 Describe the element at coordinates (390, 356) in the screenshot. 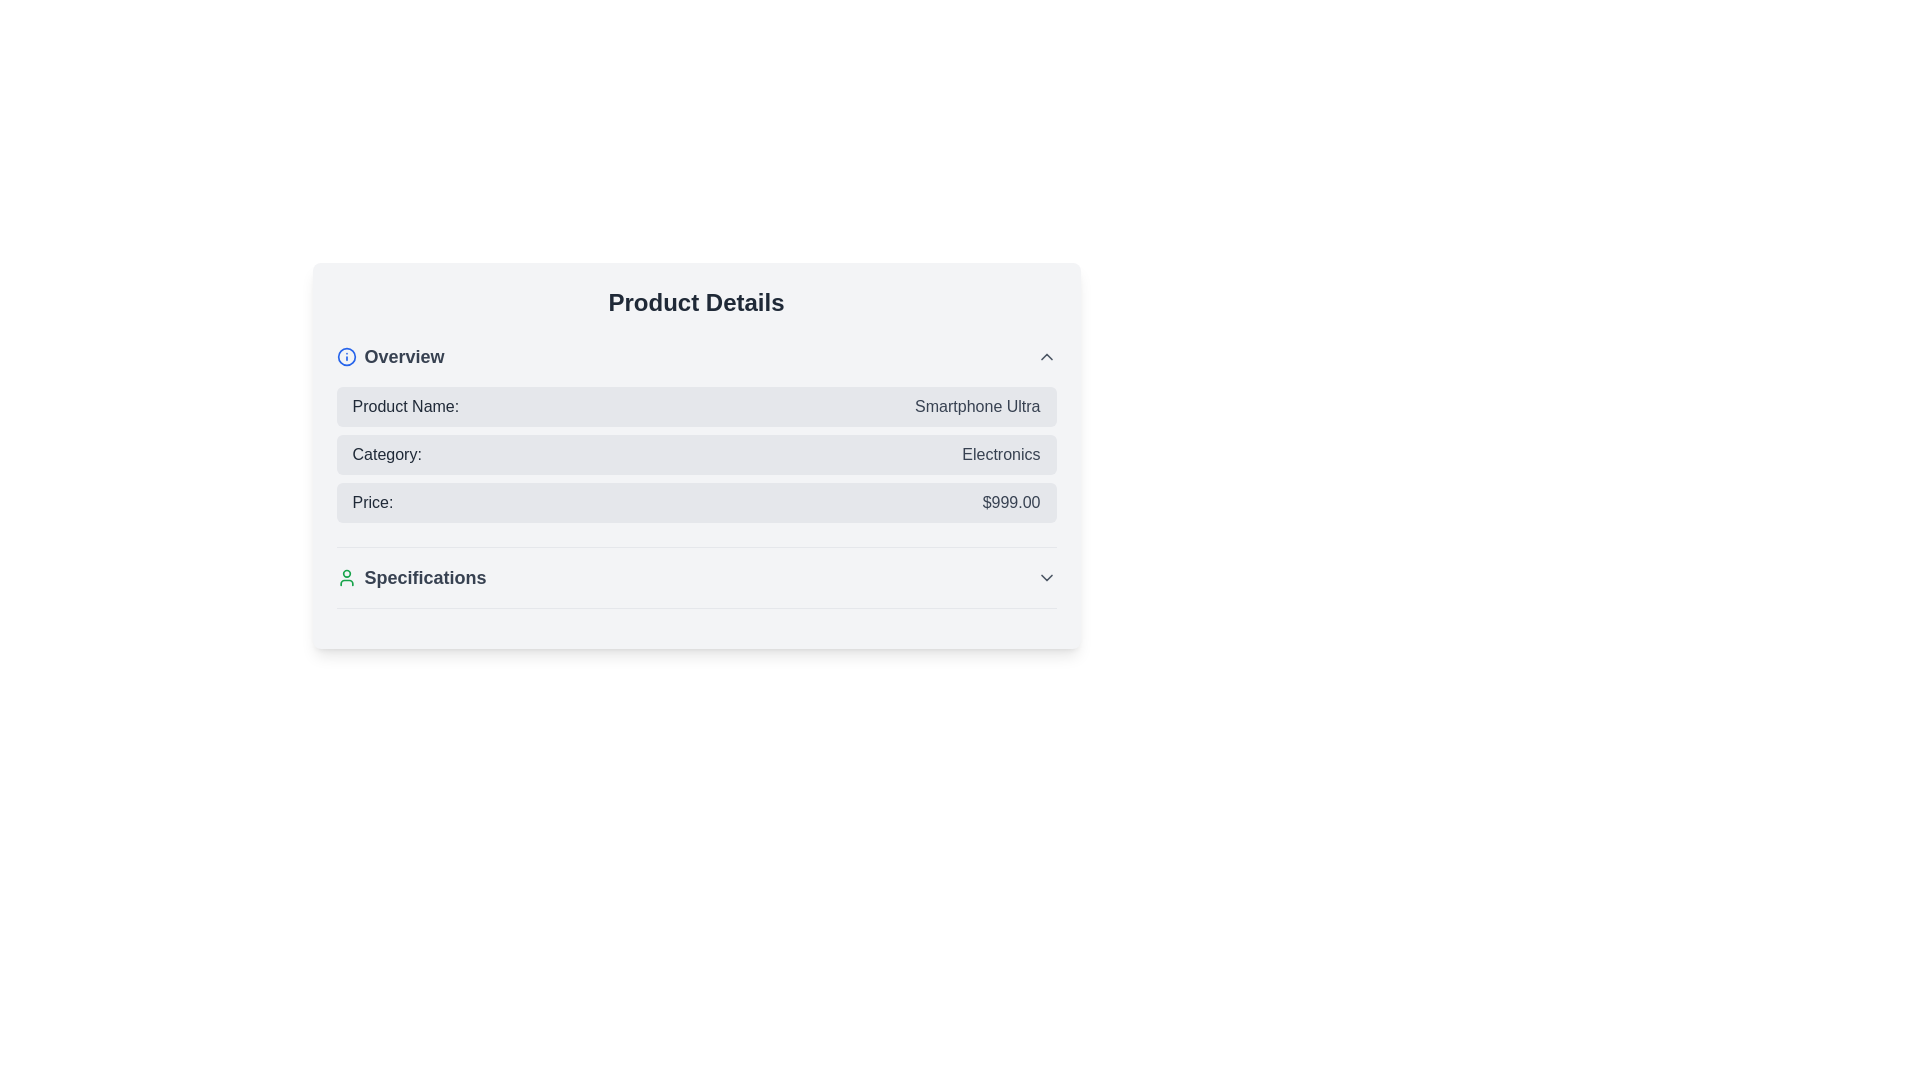

I see `the 'Overview' text label in the upper-left section of the 'Product Details' panel, which features a blue information icon to its left` at that location.